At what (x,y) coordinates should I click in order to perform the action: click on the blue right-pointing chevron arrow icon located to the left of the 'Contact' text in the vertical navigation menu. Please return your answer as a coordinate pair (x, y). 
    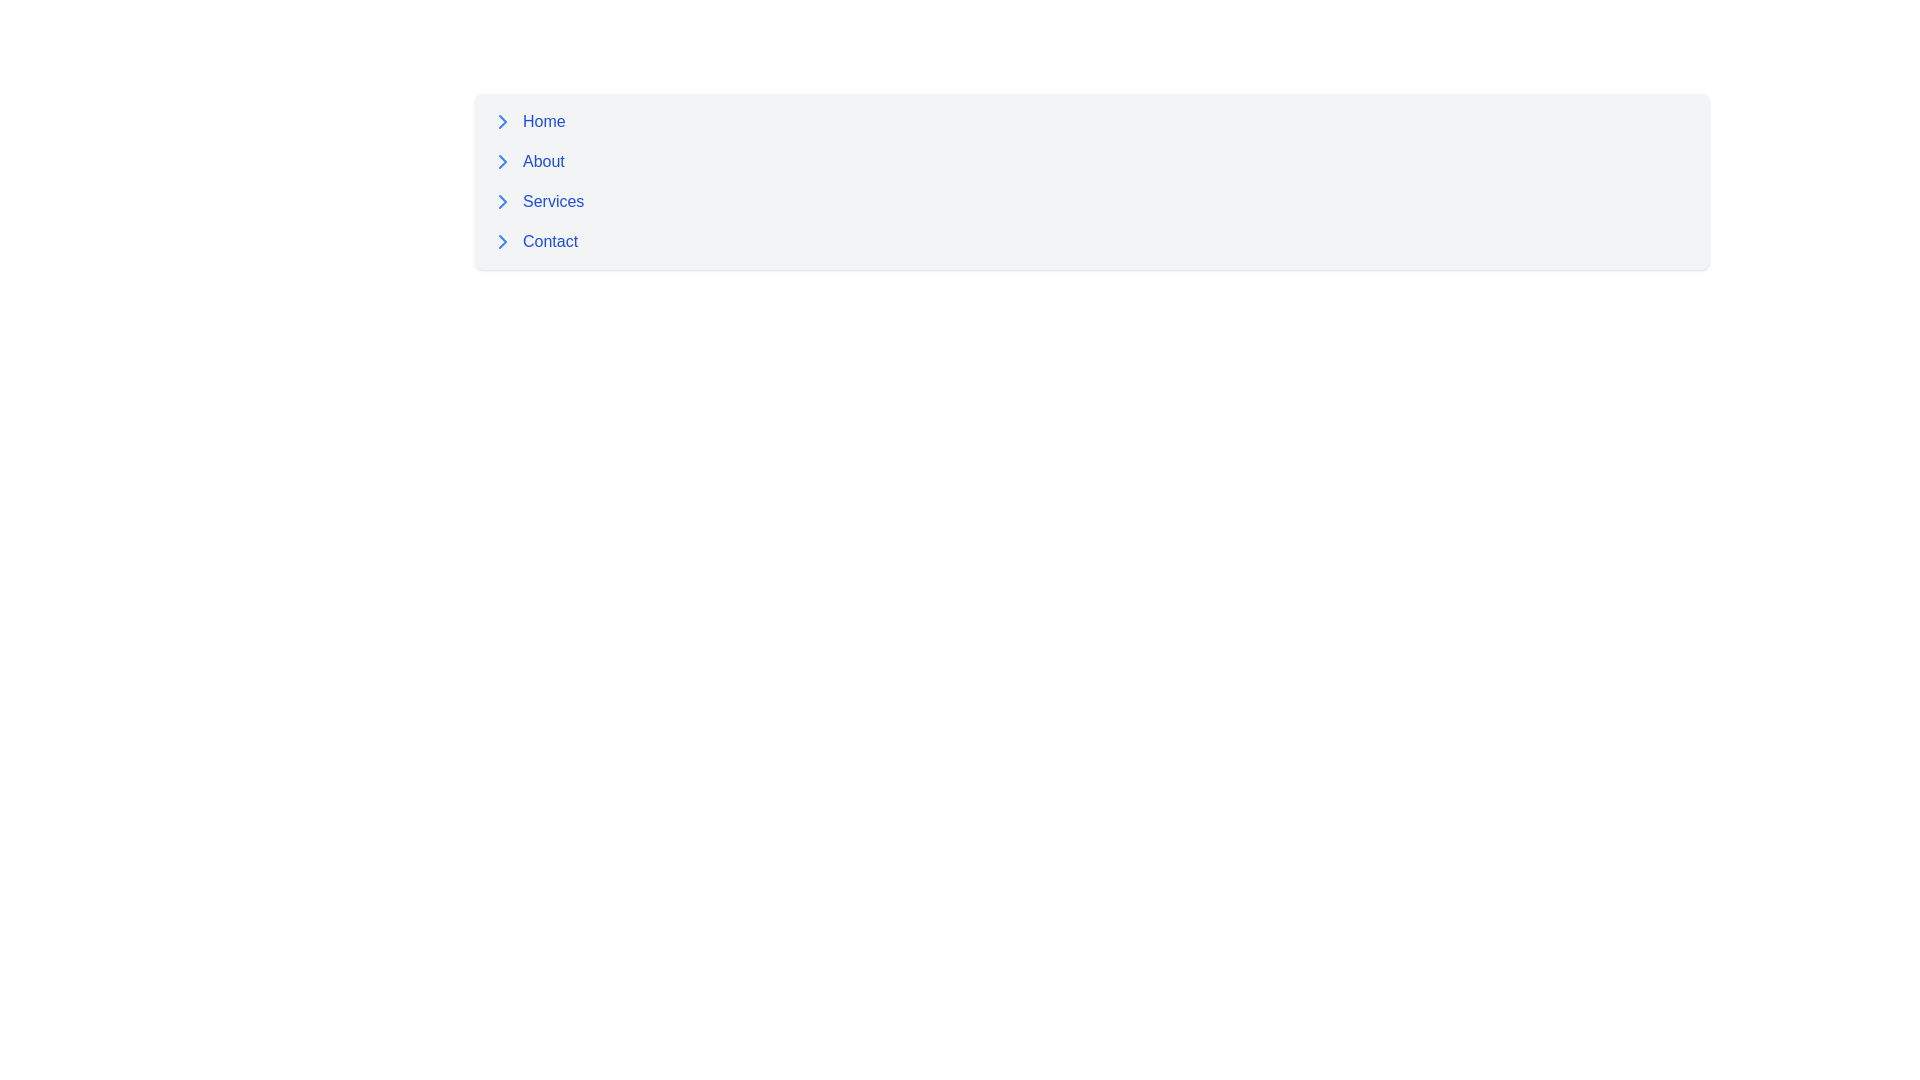
    Looking at the image, I should click on (503, 241).